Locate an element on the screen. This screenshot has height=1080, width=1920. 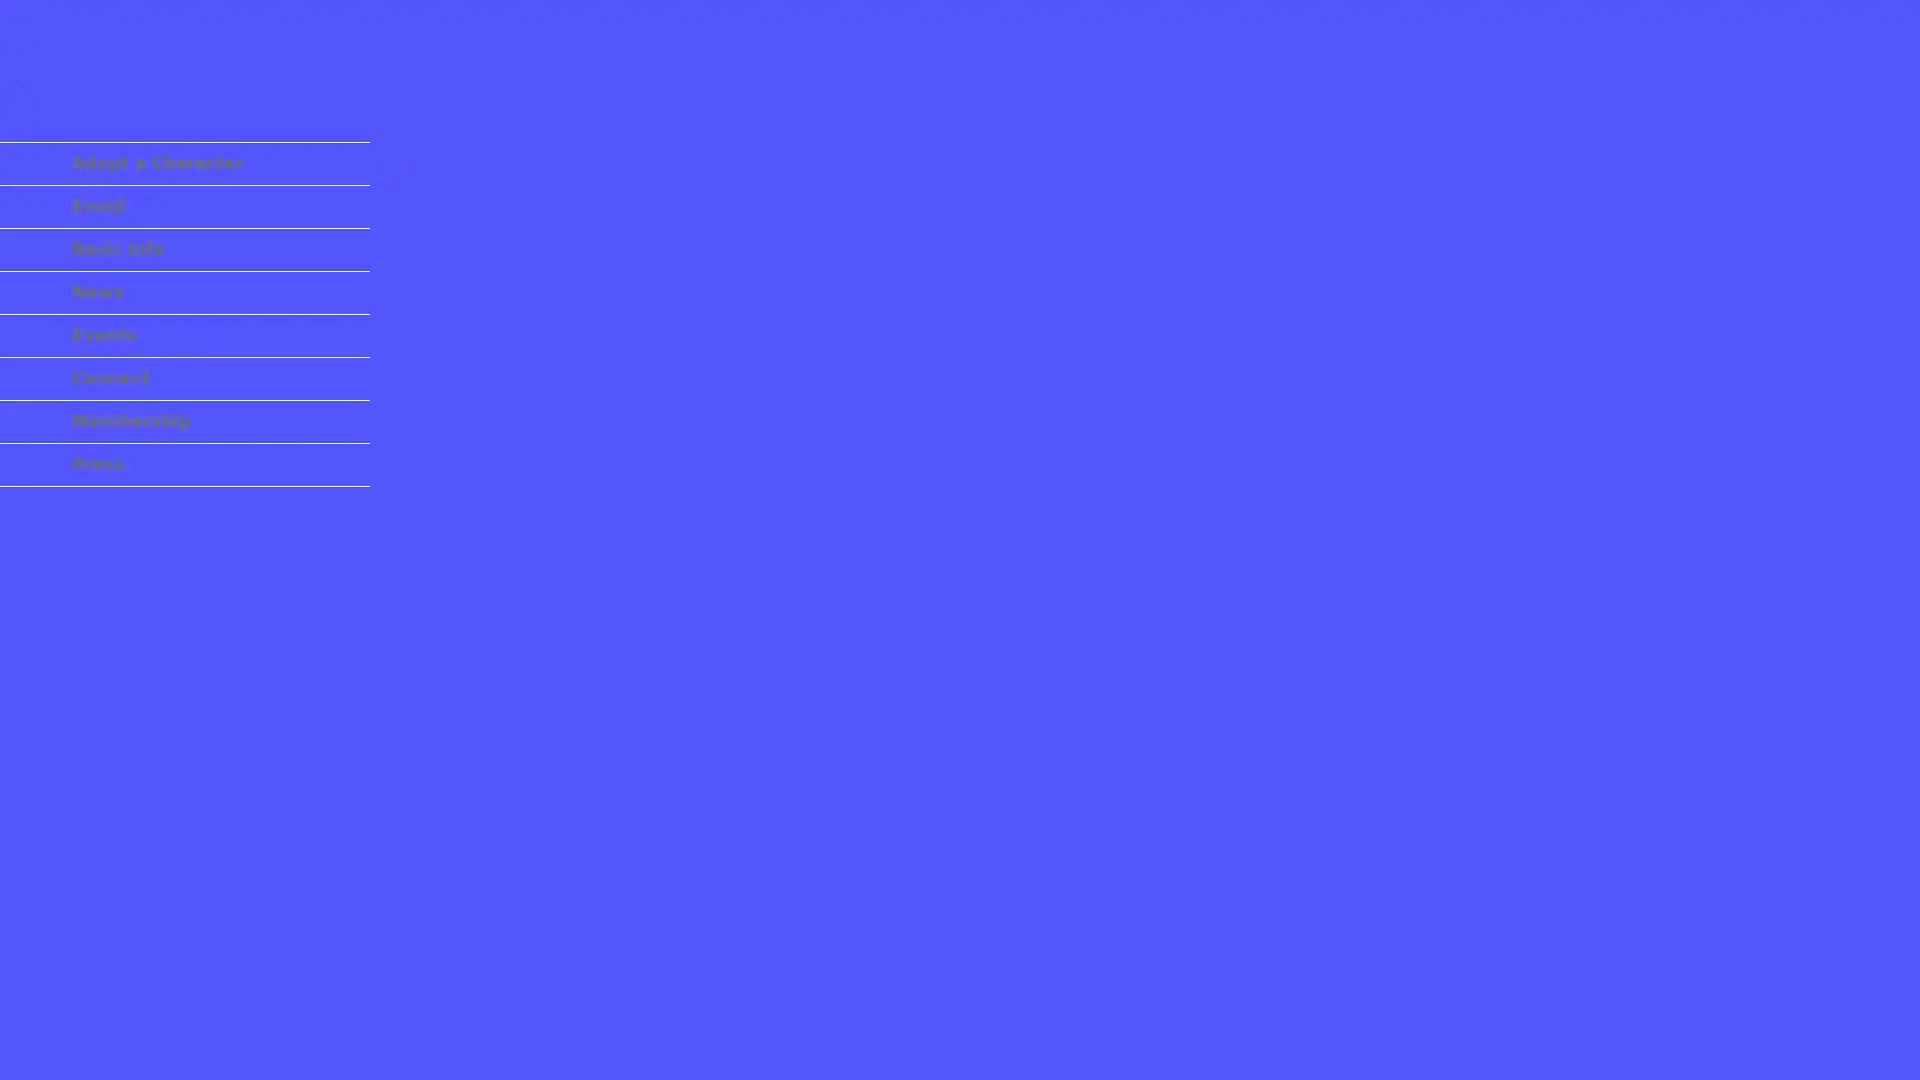
U+25D1 is located at coordinates (1065, 385).